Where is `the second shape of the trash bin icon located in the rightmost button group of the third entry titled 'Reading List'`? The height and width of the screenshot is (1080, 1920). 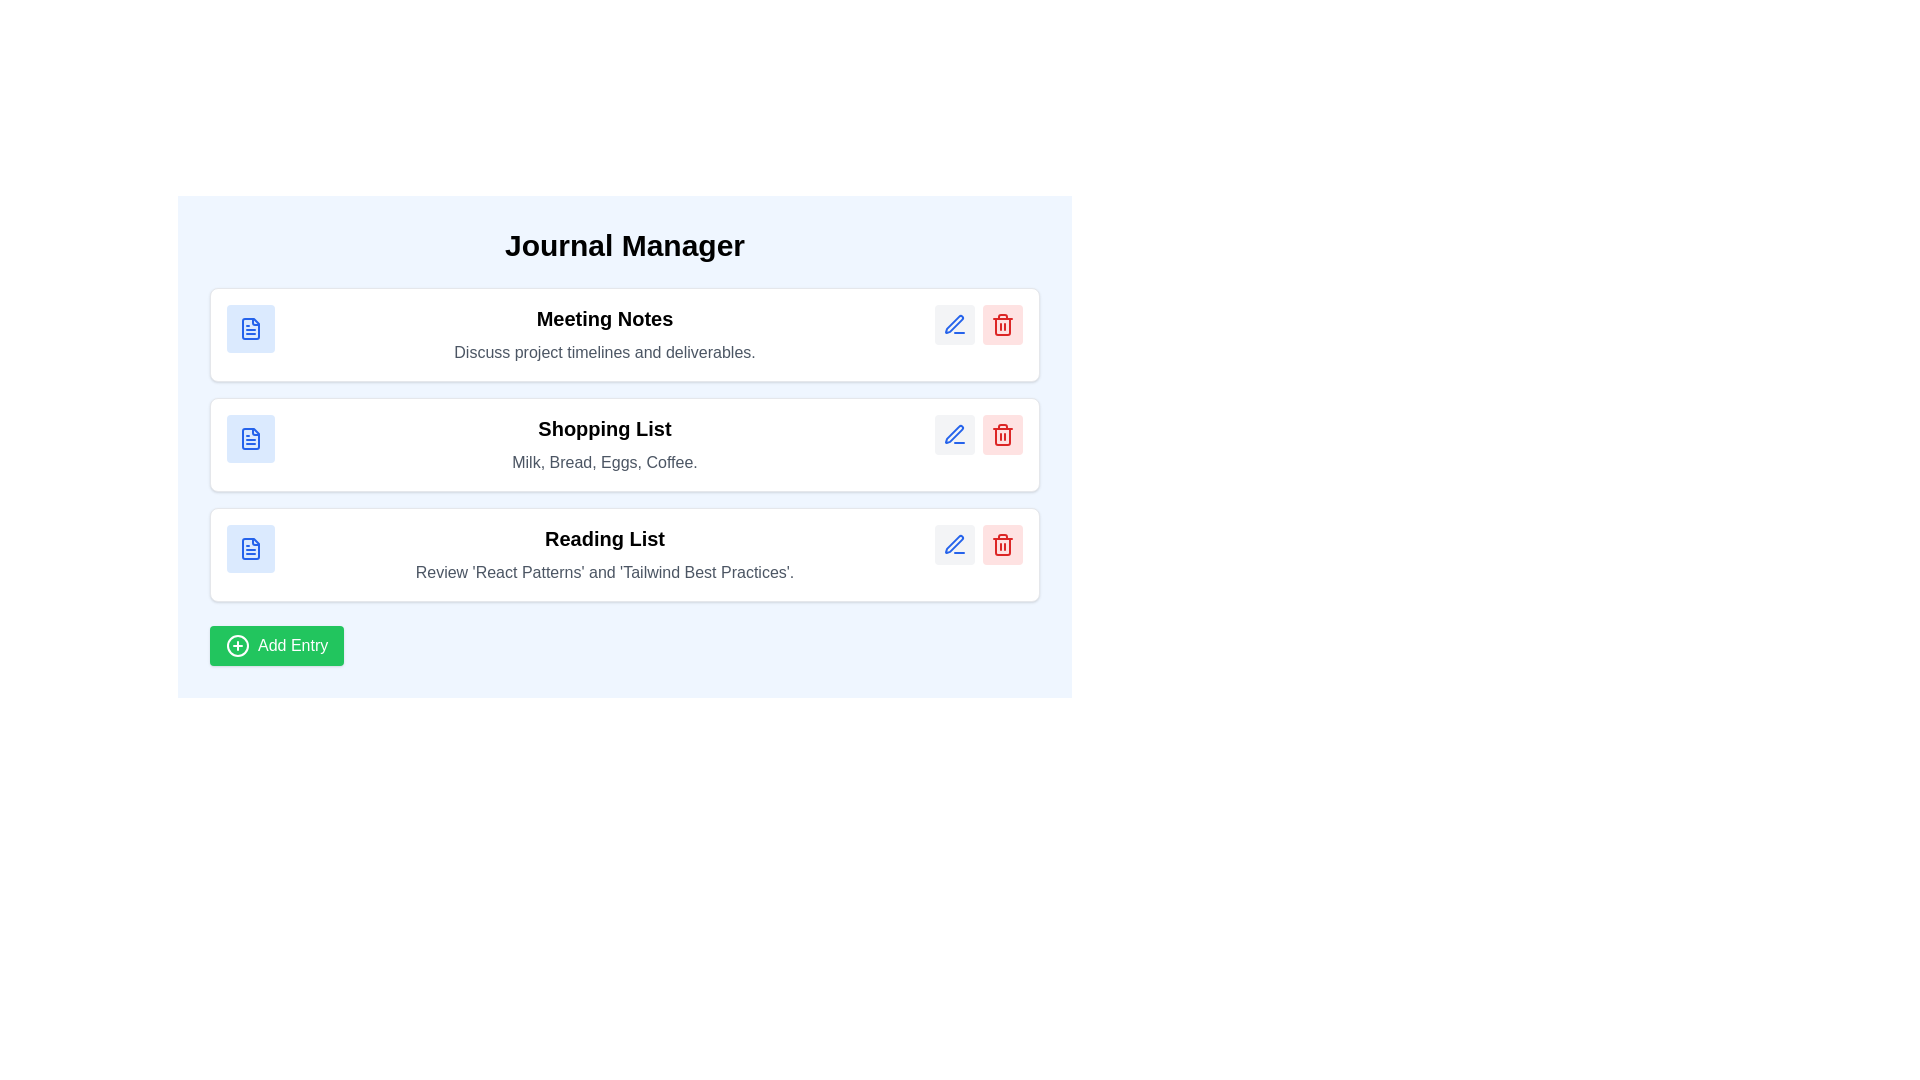
the second shape of the trash bin icon located in the rightmost button group of the third entry titled 'Reading List' is located at coordinates (1003, 435).